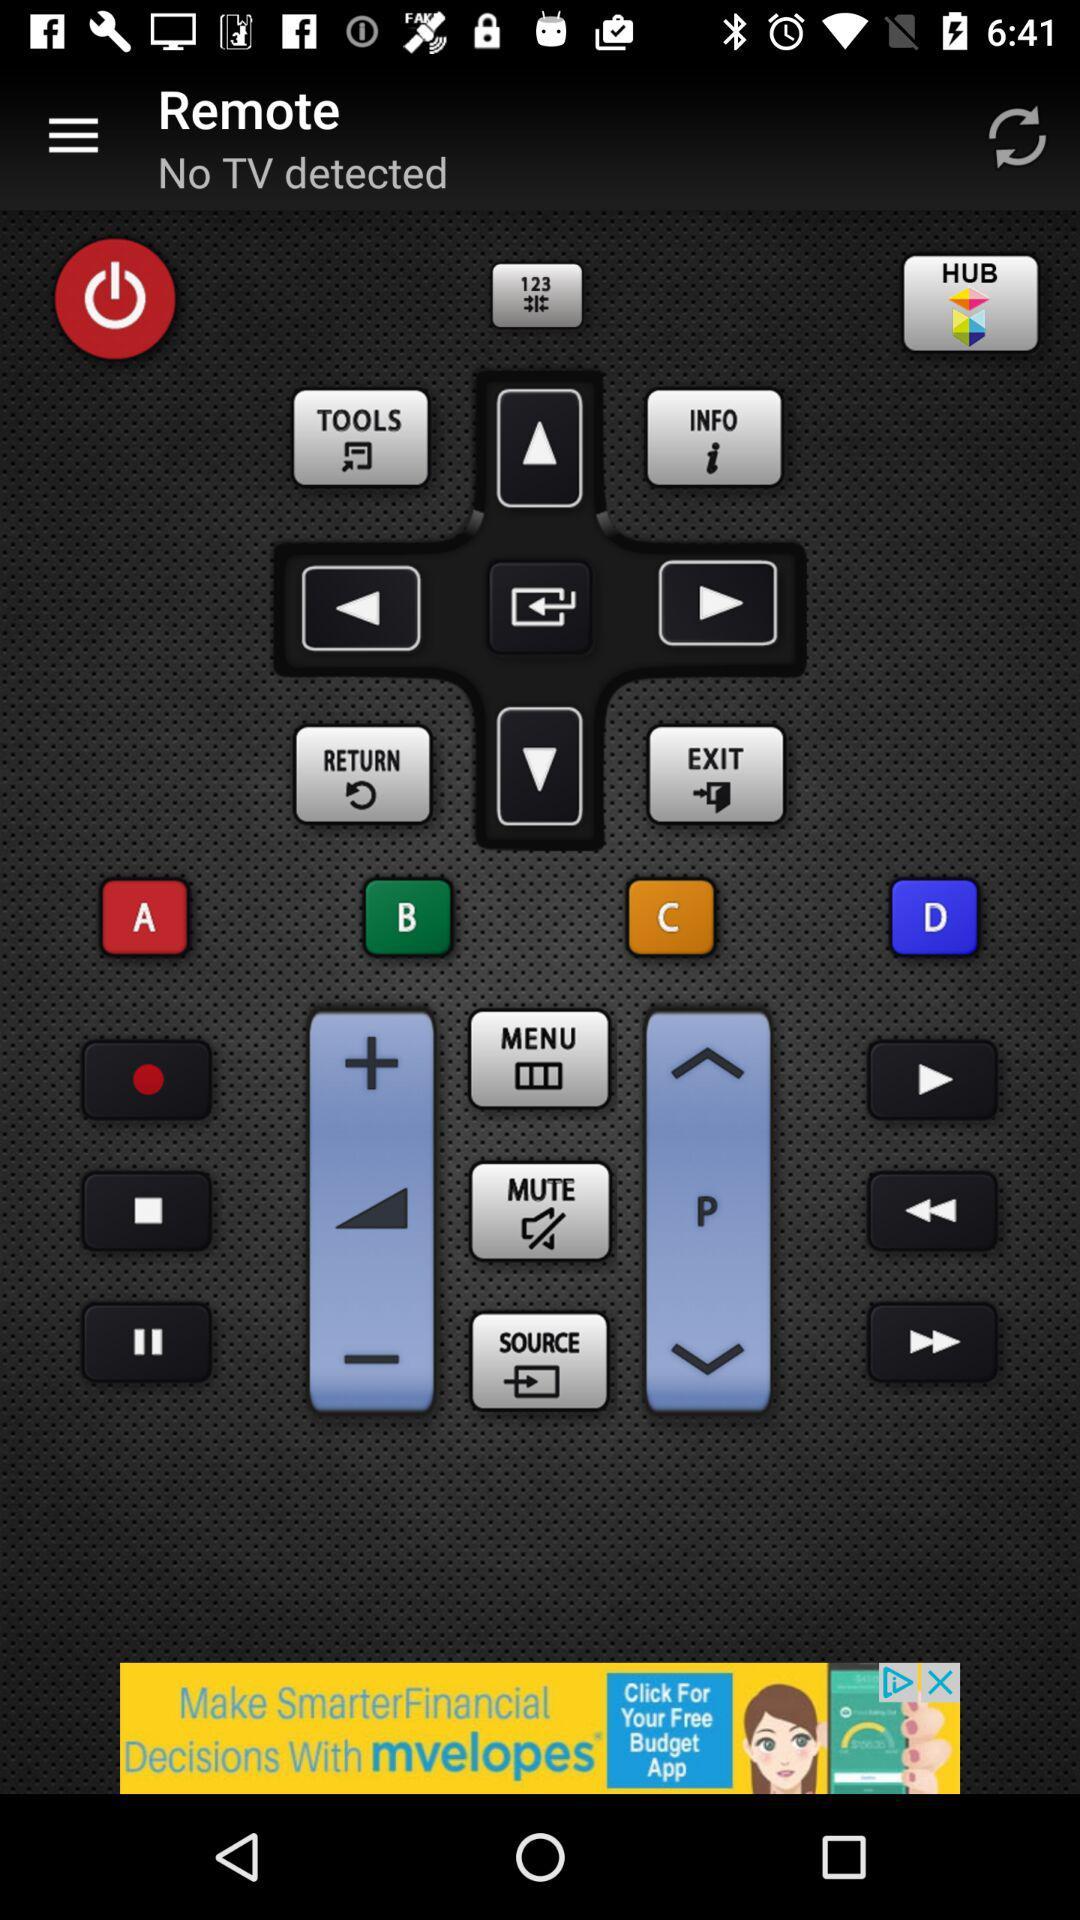  I want to click on the audio, so click(933, 1079).